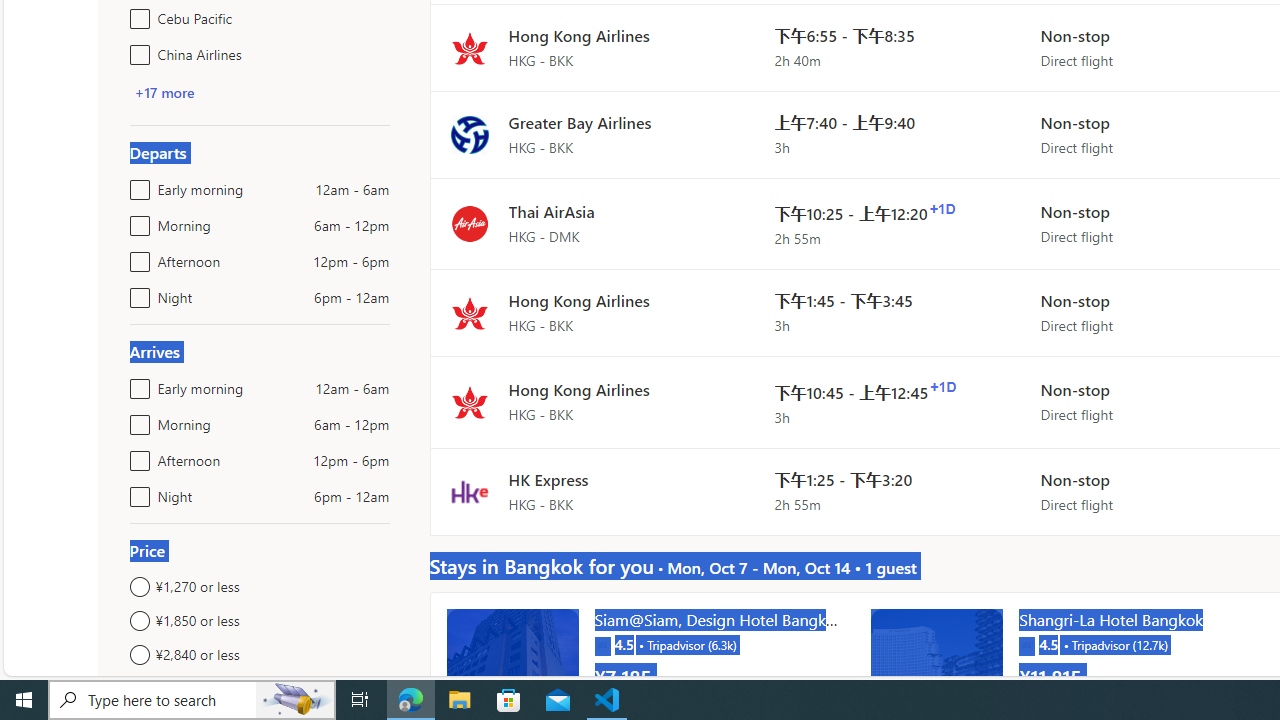 The width and height of the screenshot is (1280, 720). I want to click on 'Afternoon12pm - 6pm', so click(135, 456).